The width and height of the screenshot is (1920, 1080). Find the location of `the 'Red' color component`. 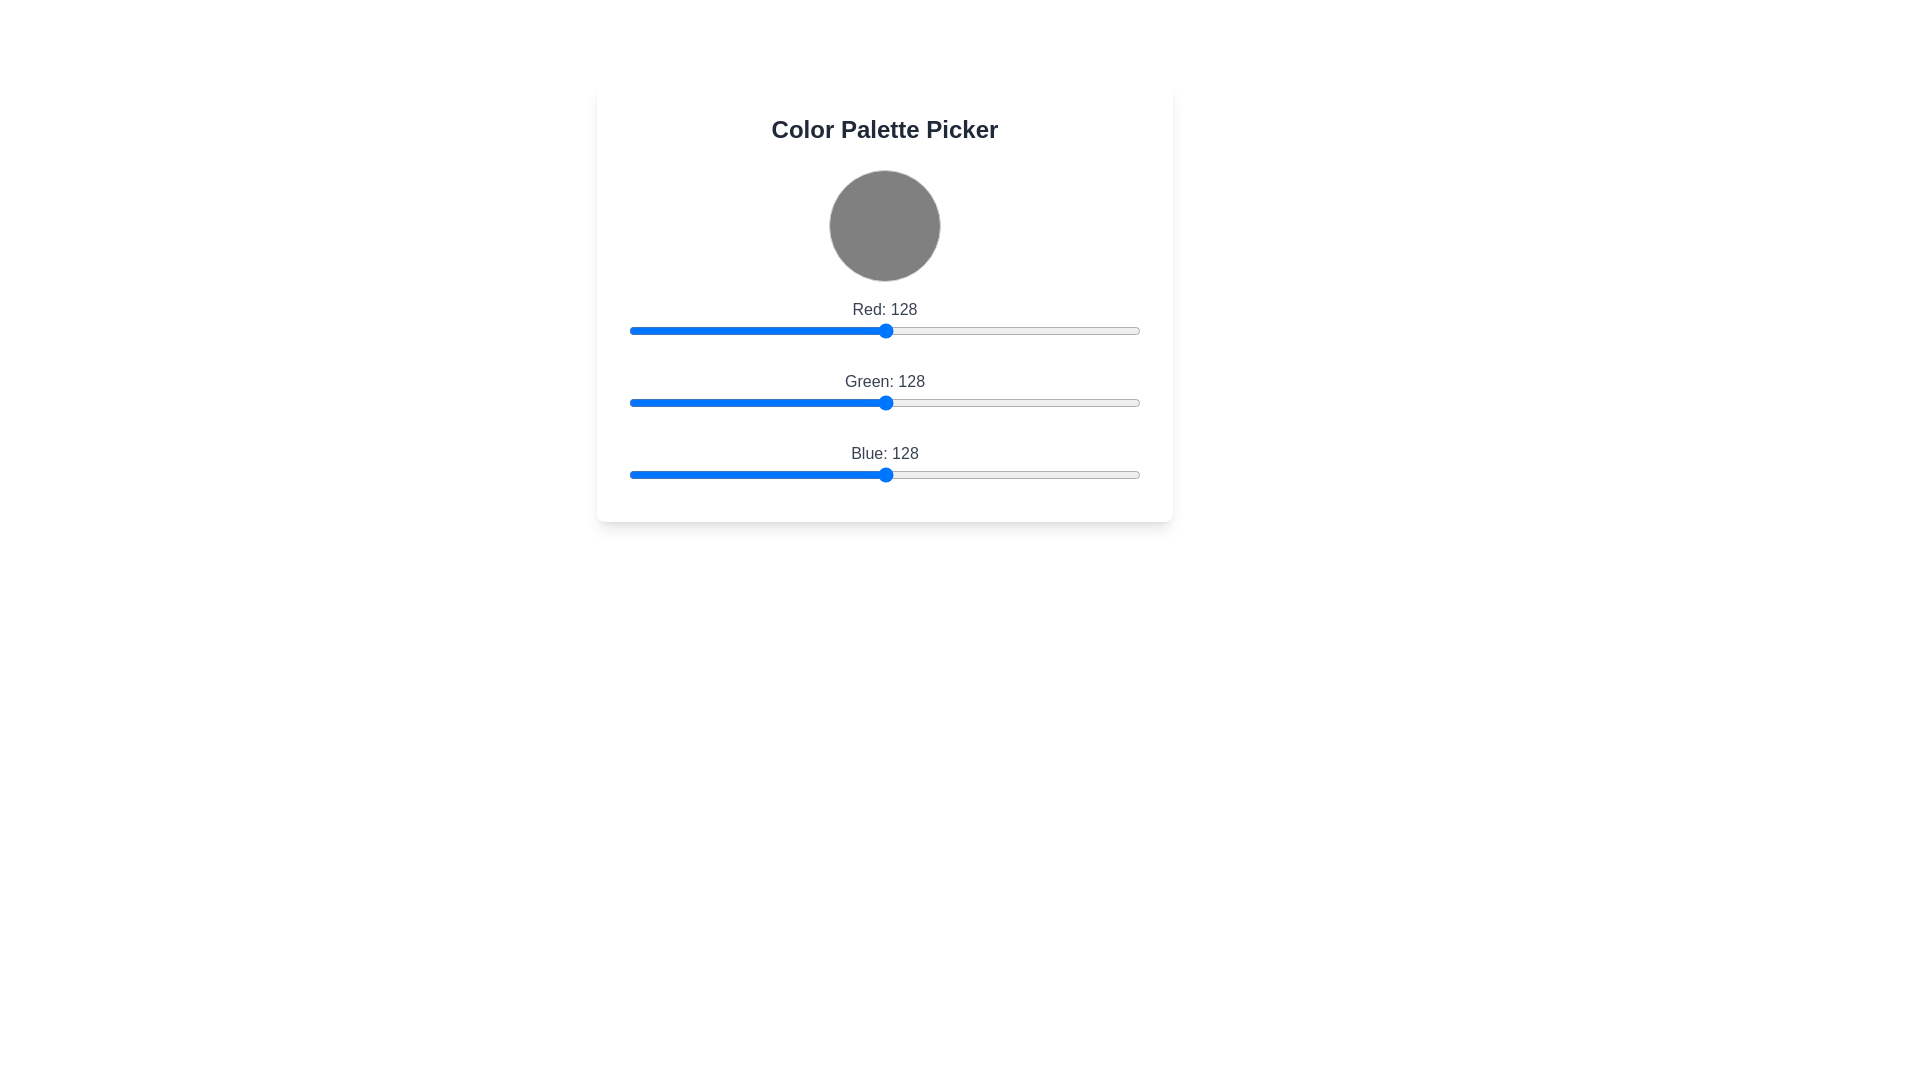

the 'Red' color component is located at coordinates (951, 330).